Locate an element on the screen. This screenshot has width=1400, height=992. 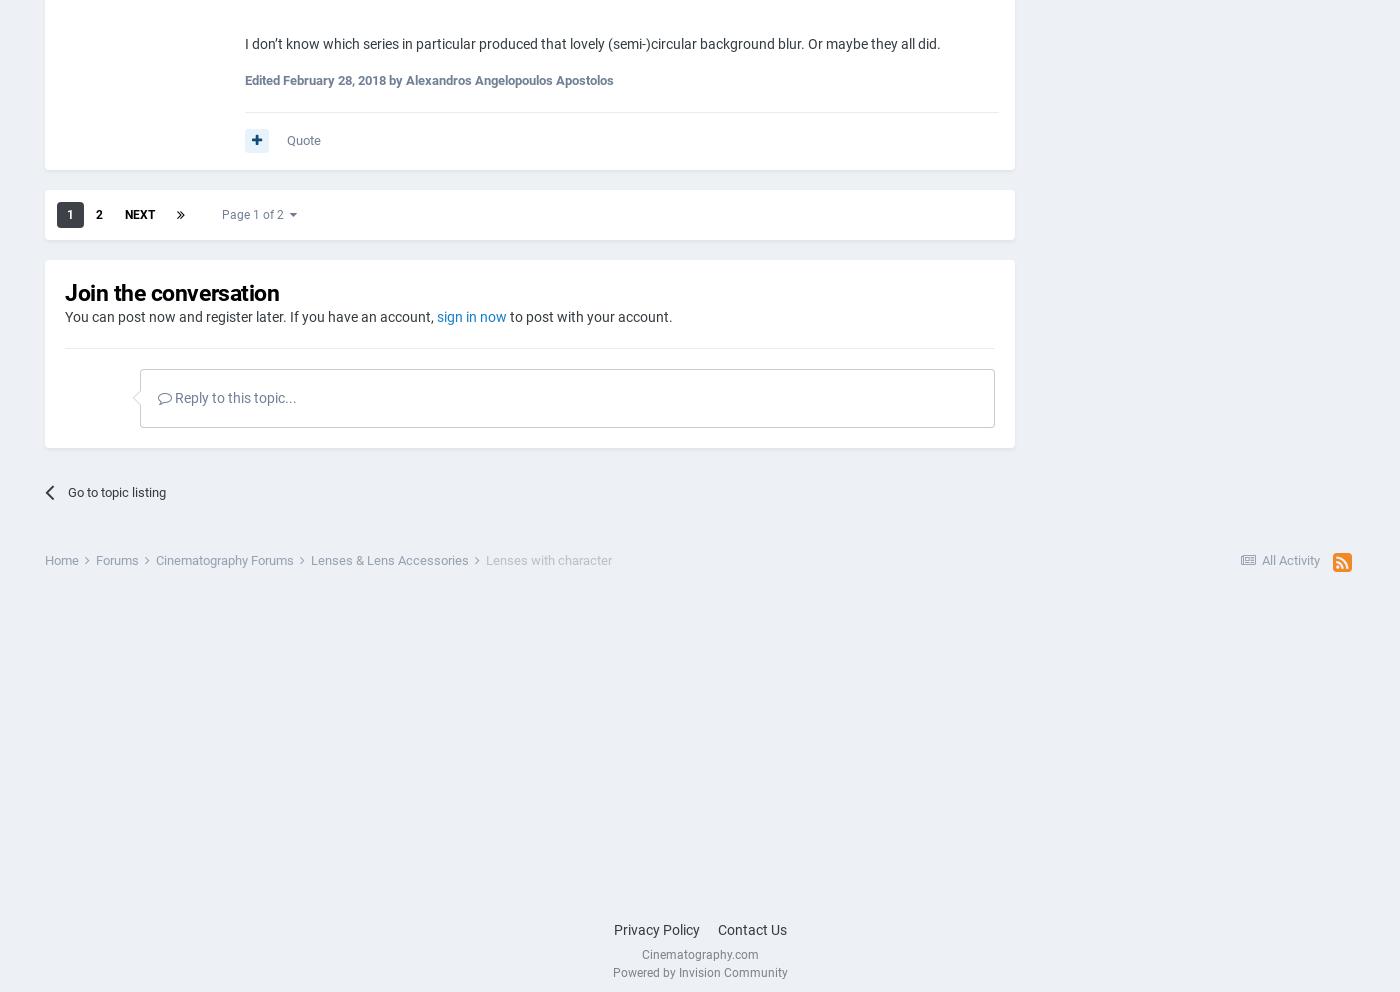
'by Alexandros Angelopoulos Apostolos' is located at coordinates (499, 80).